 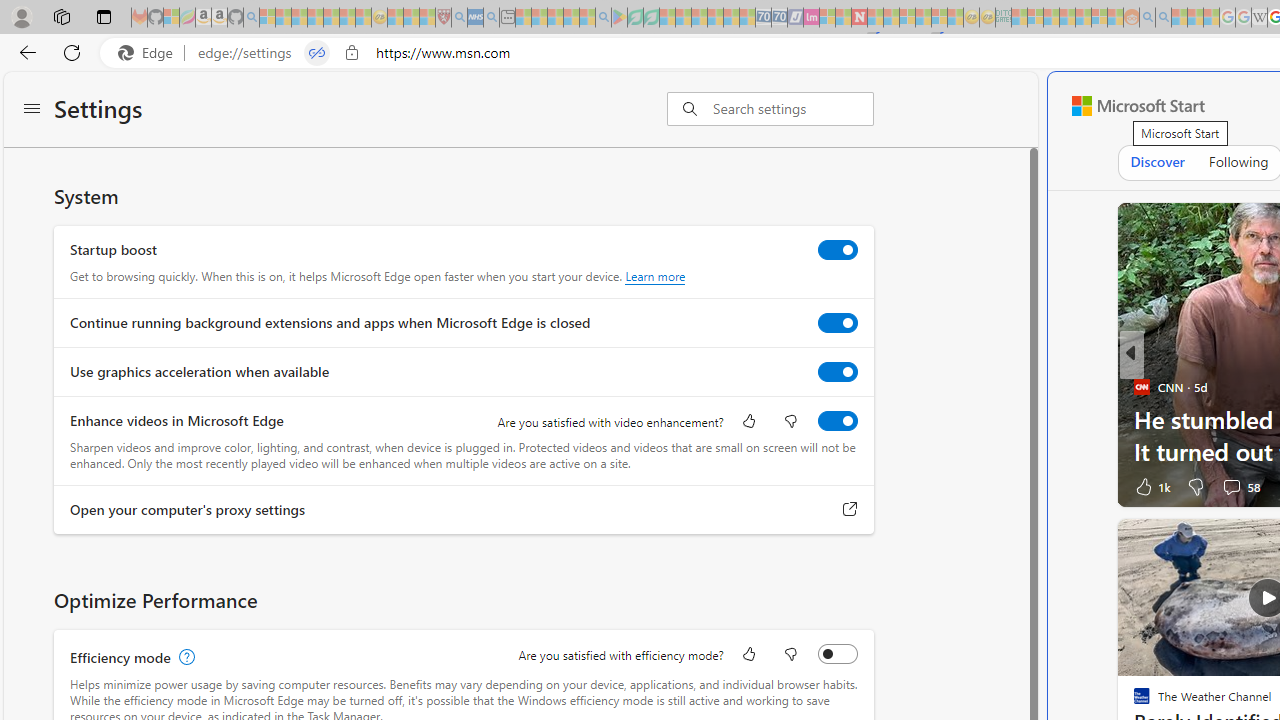 I want to click on 'Robert H. Shmerling, MD - Harvard Health - Sleeping', so click(x=442, y=17).